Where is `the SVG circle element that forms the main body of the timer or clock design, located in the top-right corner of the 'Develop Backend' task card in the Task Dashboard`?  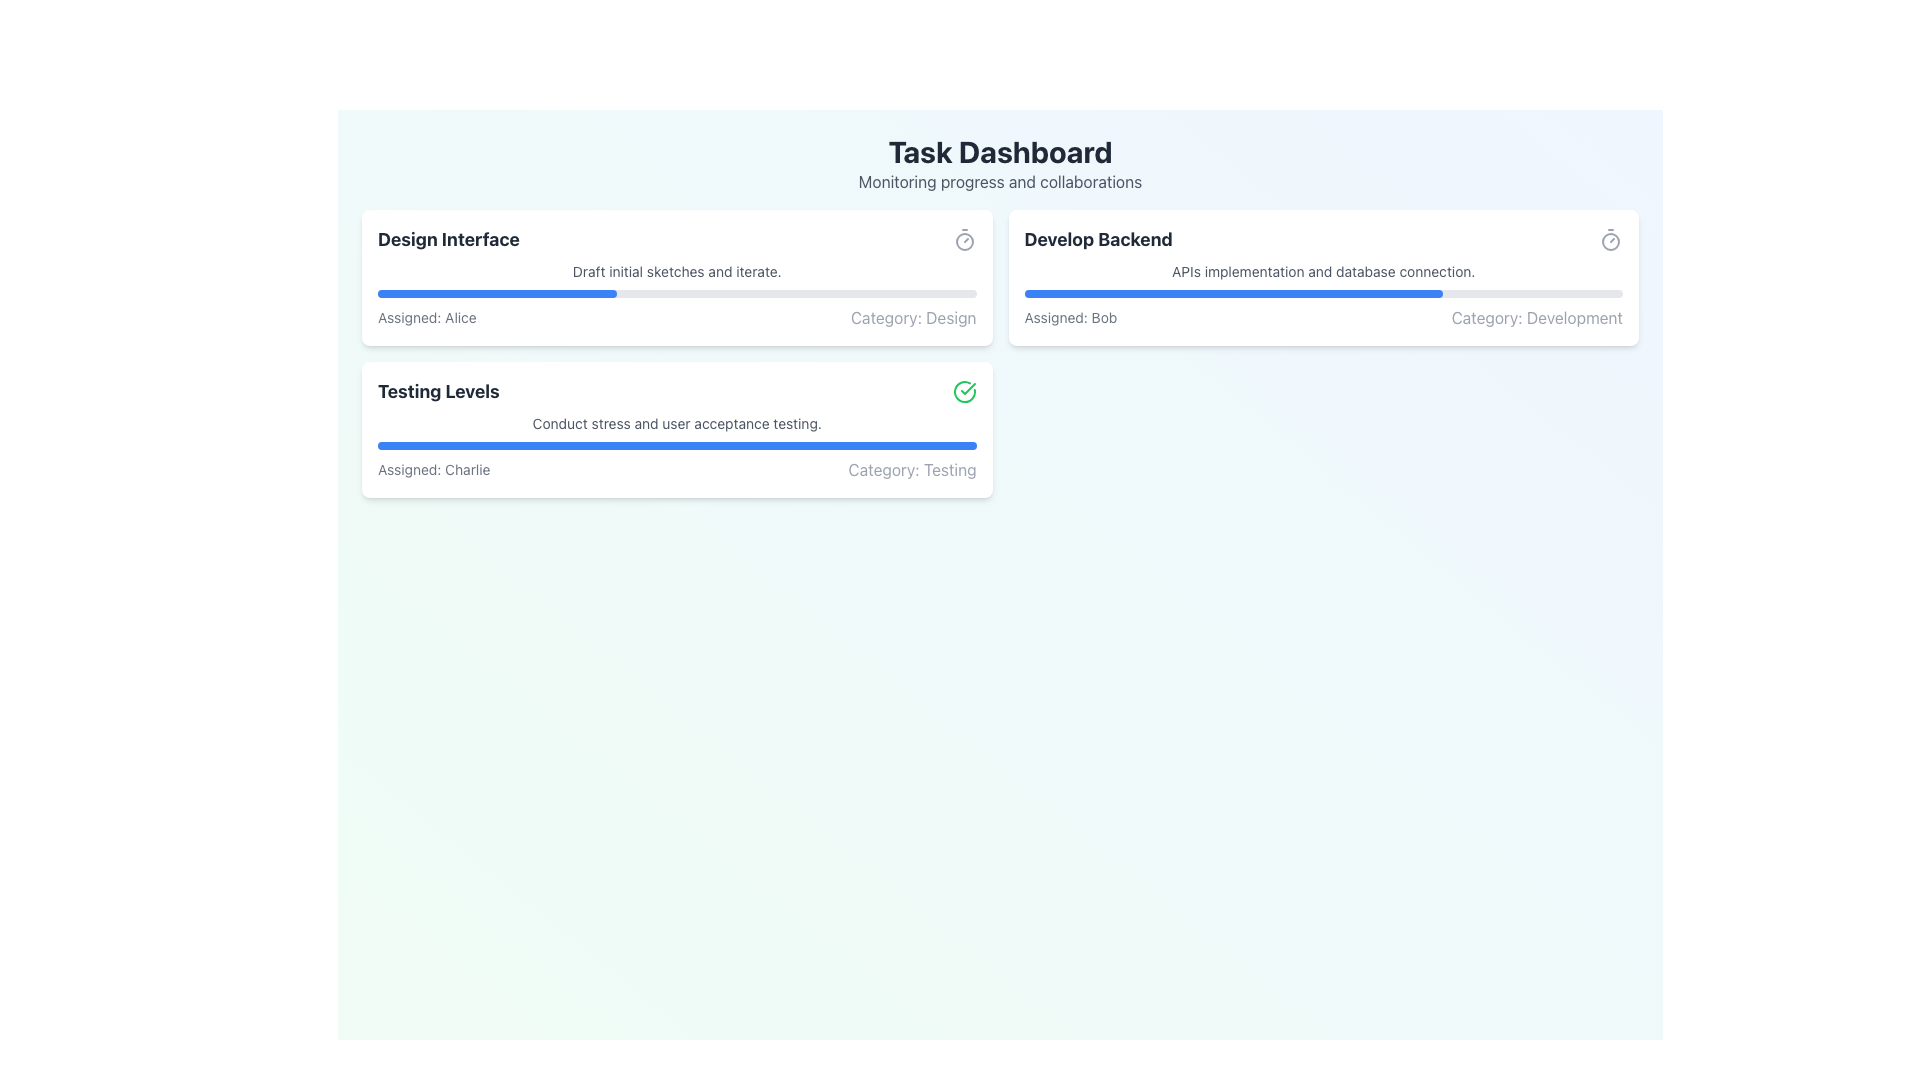
the SVG circle element that forms the main body of the timer or clock design, located in the top-right corner of the 'Develop Backend' task card in the Task Dashboard is located at coordinates (1611, 241).